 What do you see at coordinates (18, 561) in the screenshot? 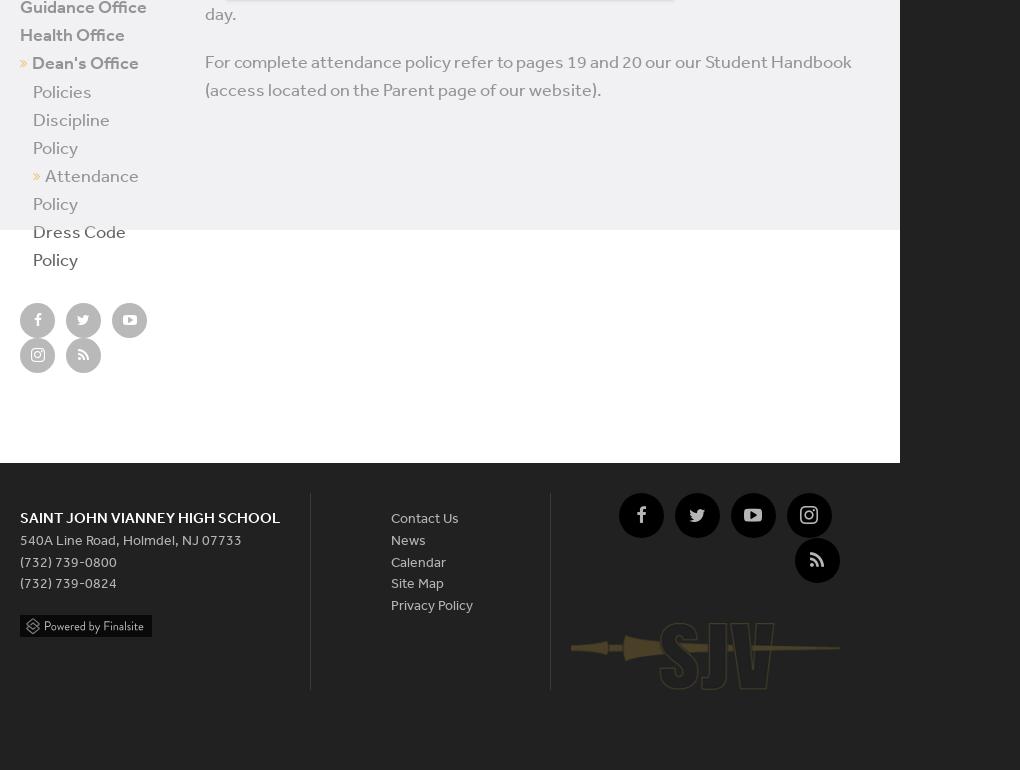
I see `'(732) 739-0800'` at bounding box center [18, 561].